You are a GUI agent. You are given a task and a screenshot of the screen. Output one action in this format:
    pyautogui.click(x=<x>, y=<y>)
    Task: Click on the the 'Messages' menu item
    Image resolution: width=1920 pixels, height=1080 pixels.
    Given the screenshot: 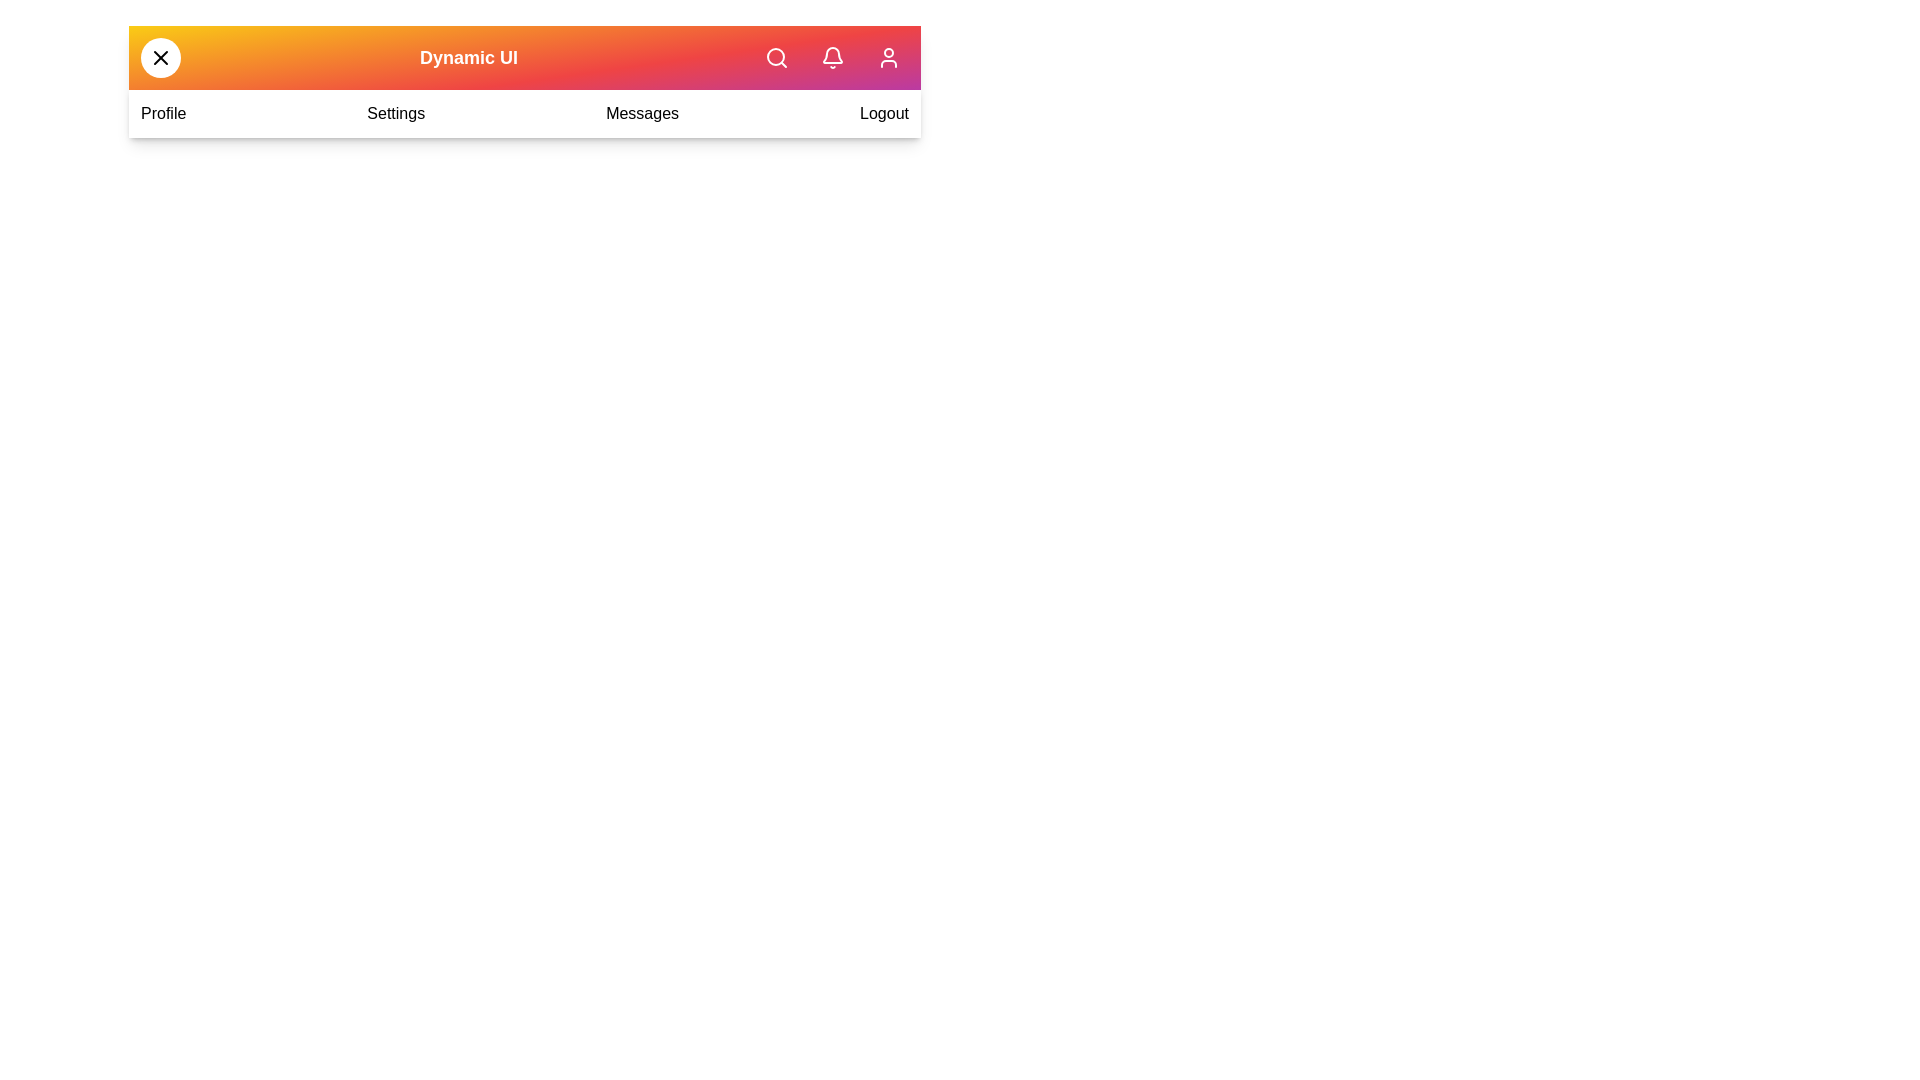 What is the action you would take?
    pyautogui.click(x=642, y=114)
    